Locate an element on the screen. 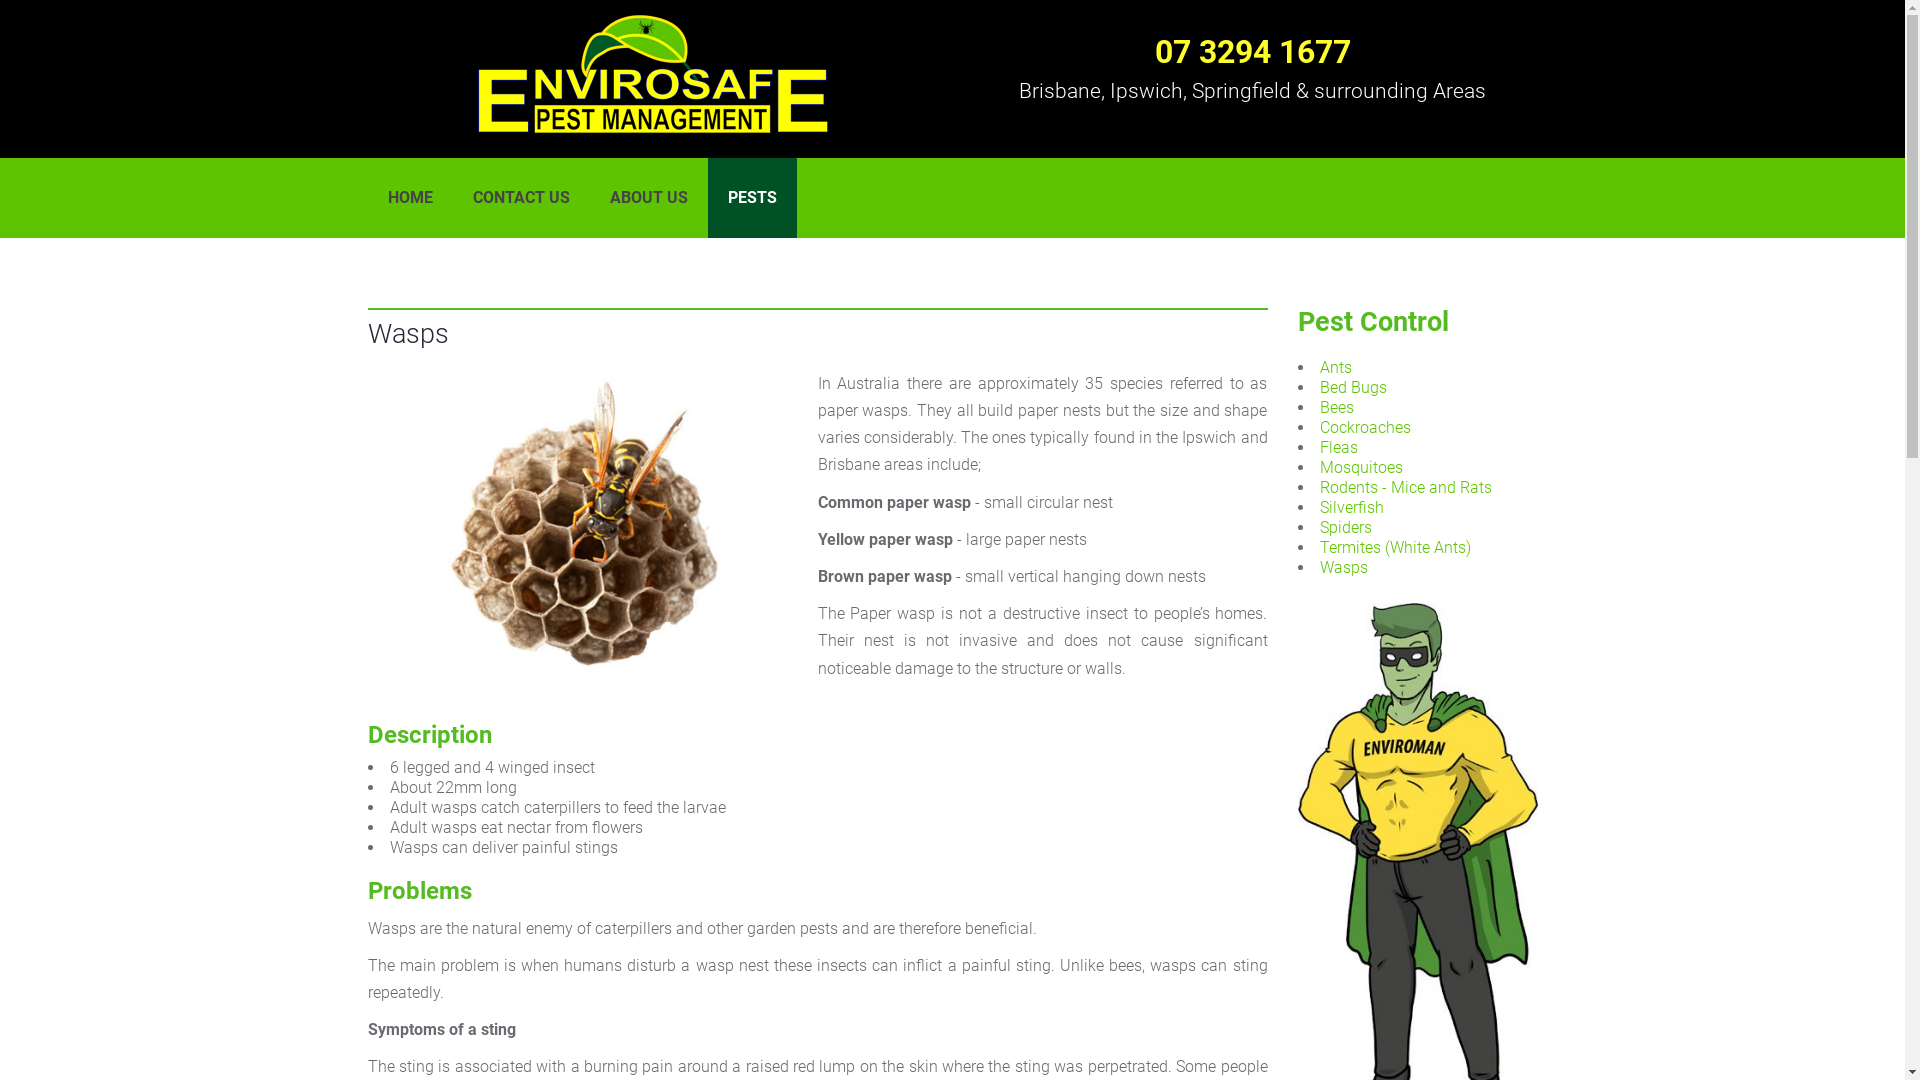  'Envirosafe Pest Management - Ipswich' is located at coordinates (652, 72).